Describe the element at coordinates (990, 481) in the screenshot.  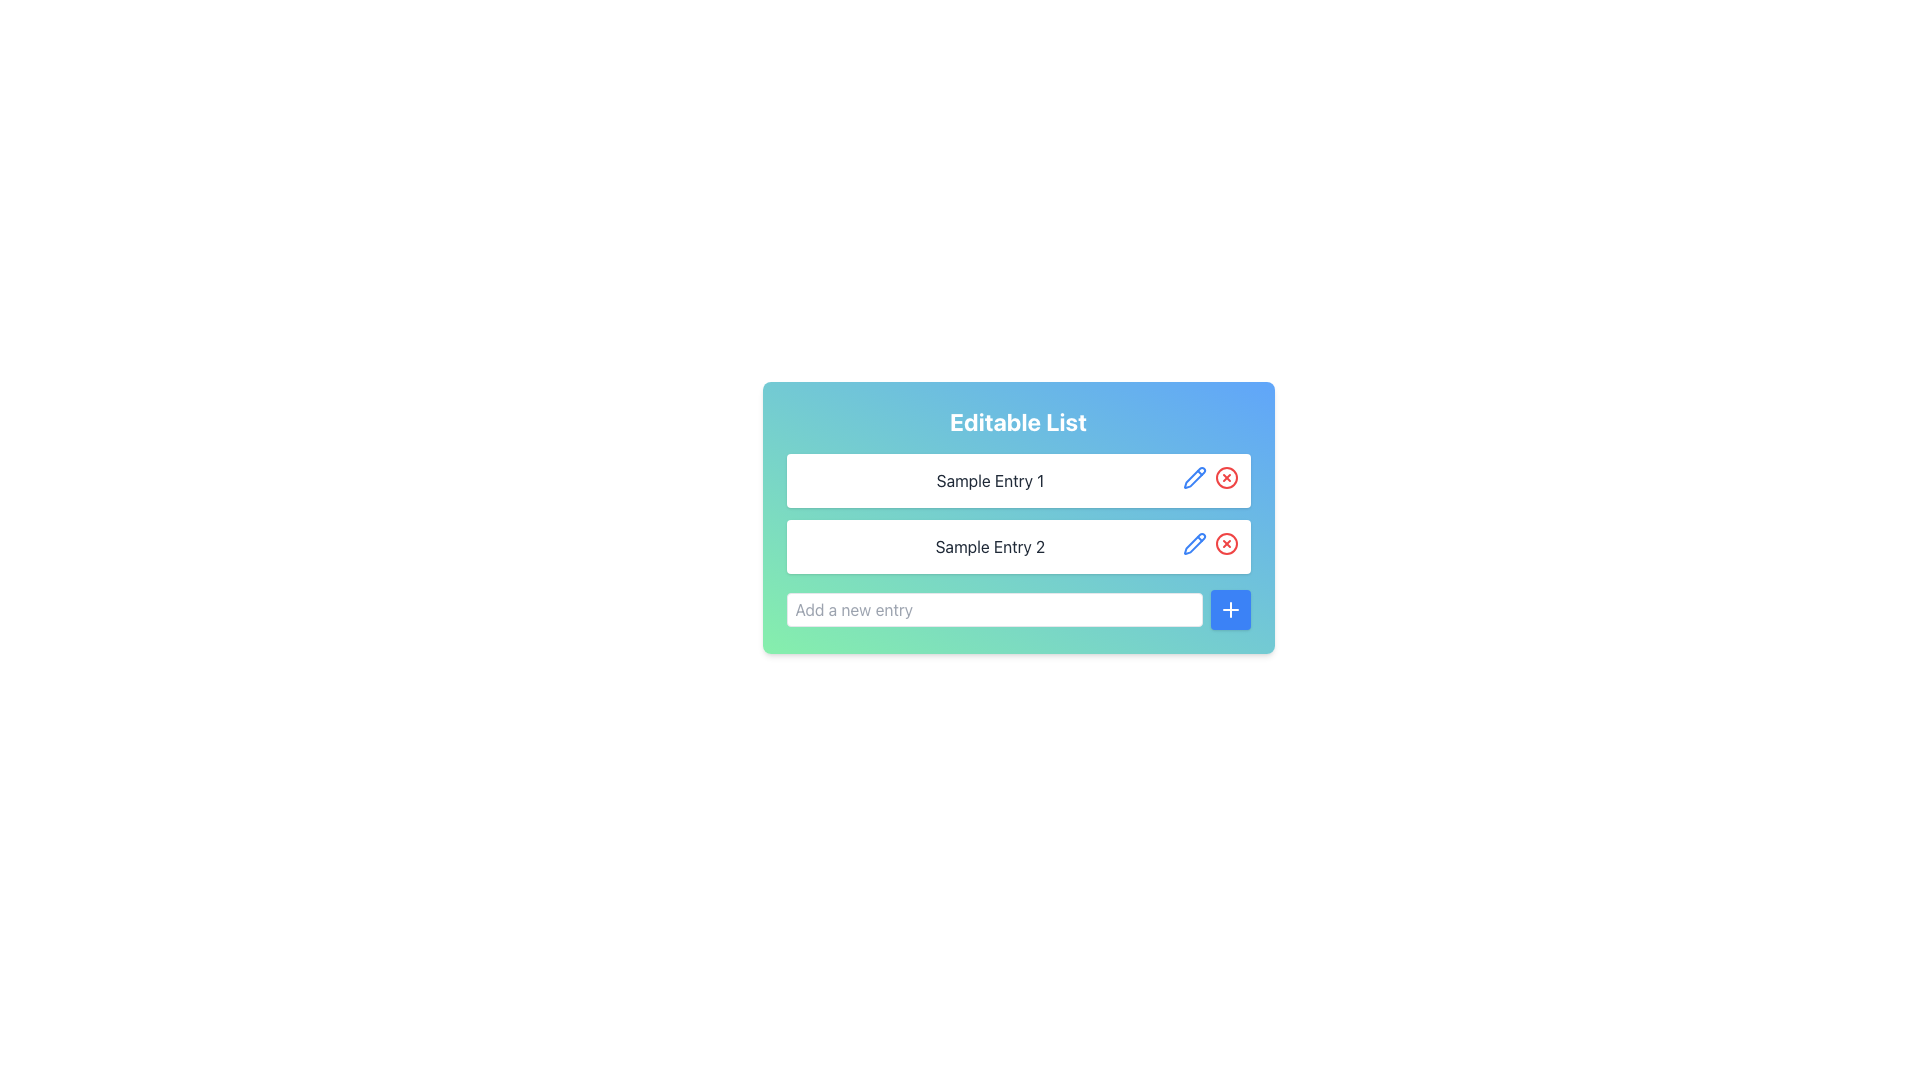
I see `the static text label in the first row of the 'Editable List' that indicates a specific entry, which is located before small interactive icons` at that location.